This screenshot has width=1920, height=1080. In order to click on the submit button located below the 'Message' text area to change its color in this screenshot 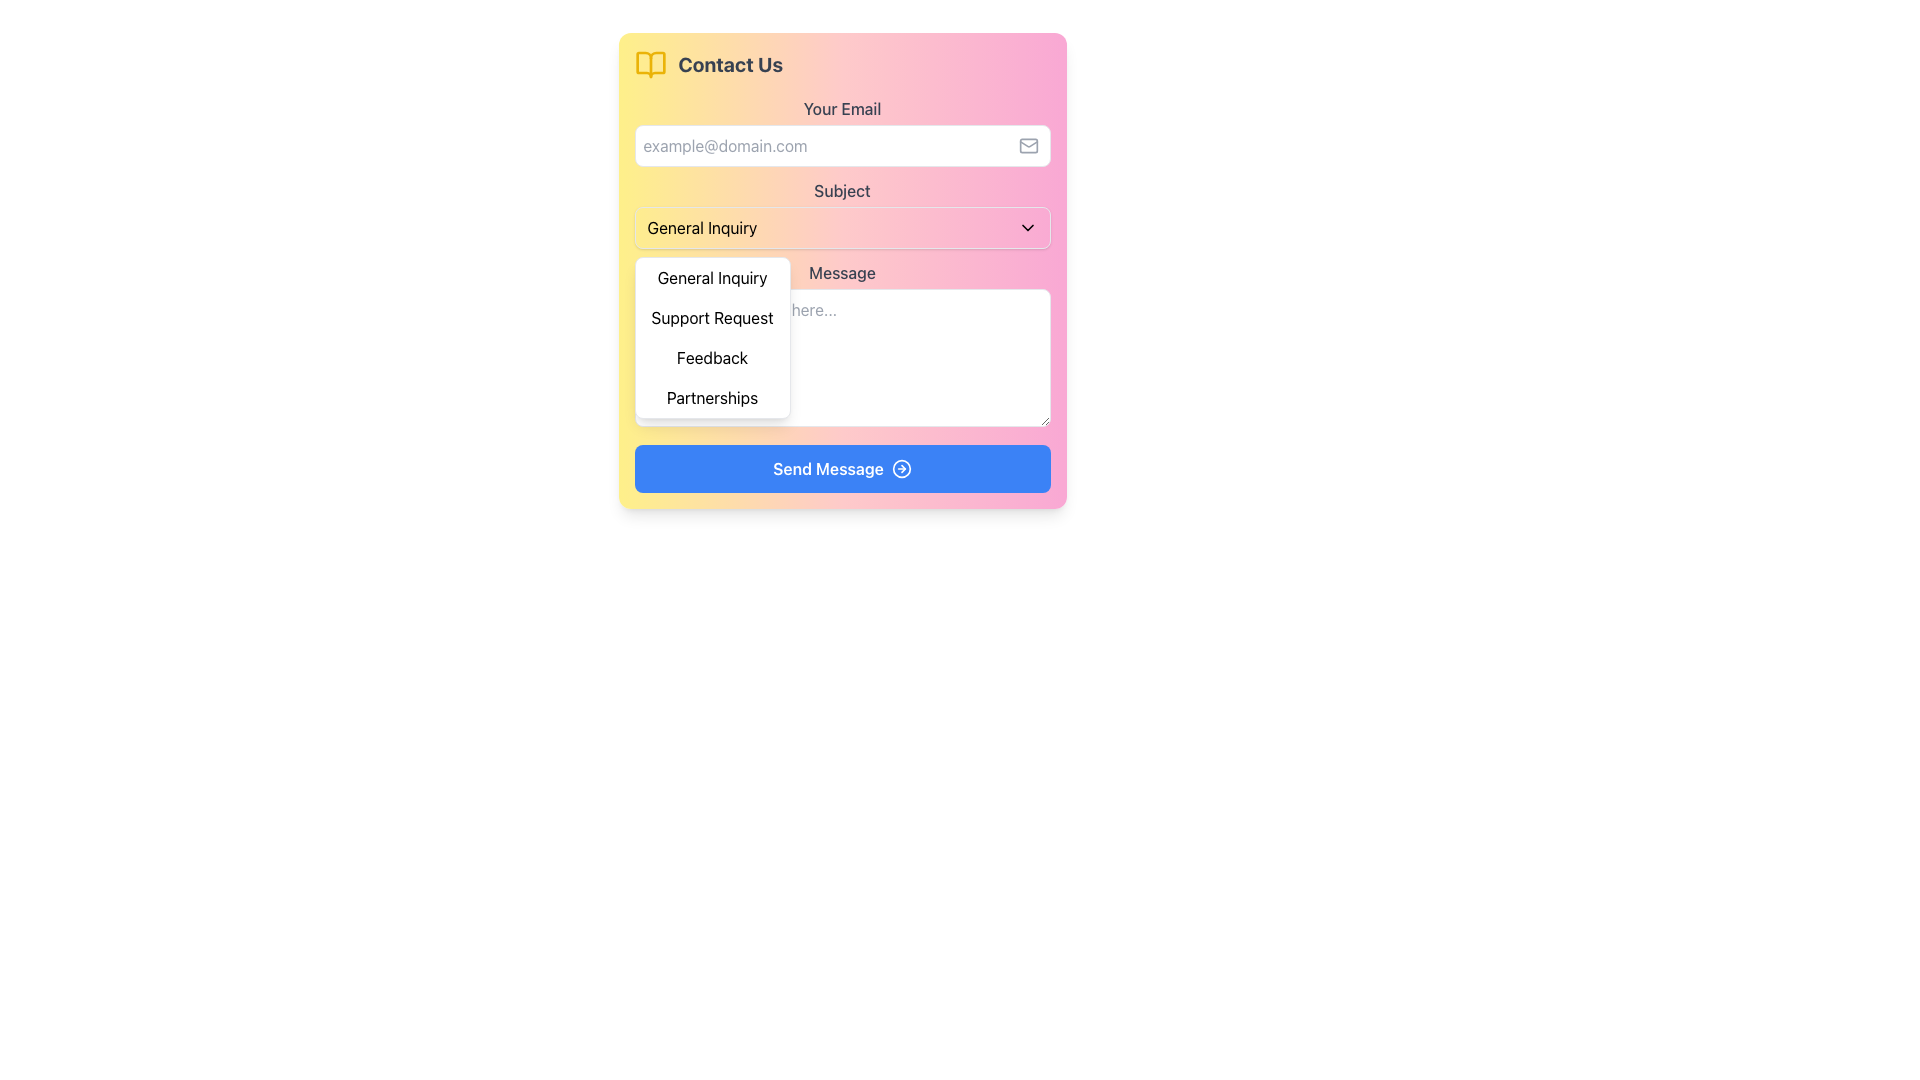, I will do `click(842, 469)`.